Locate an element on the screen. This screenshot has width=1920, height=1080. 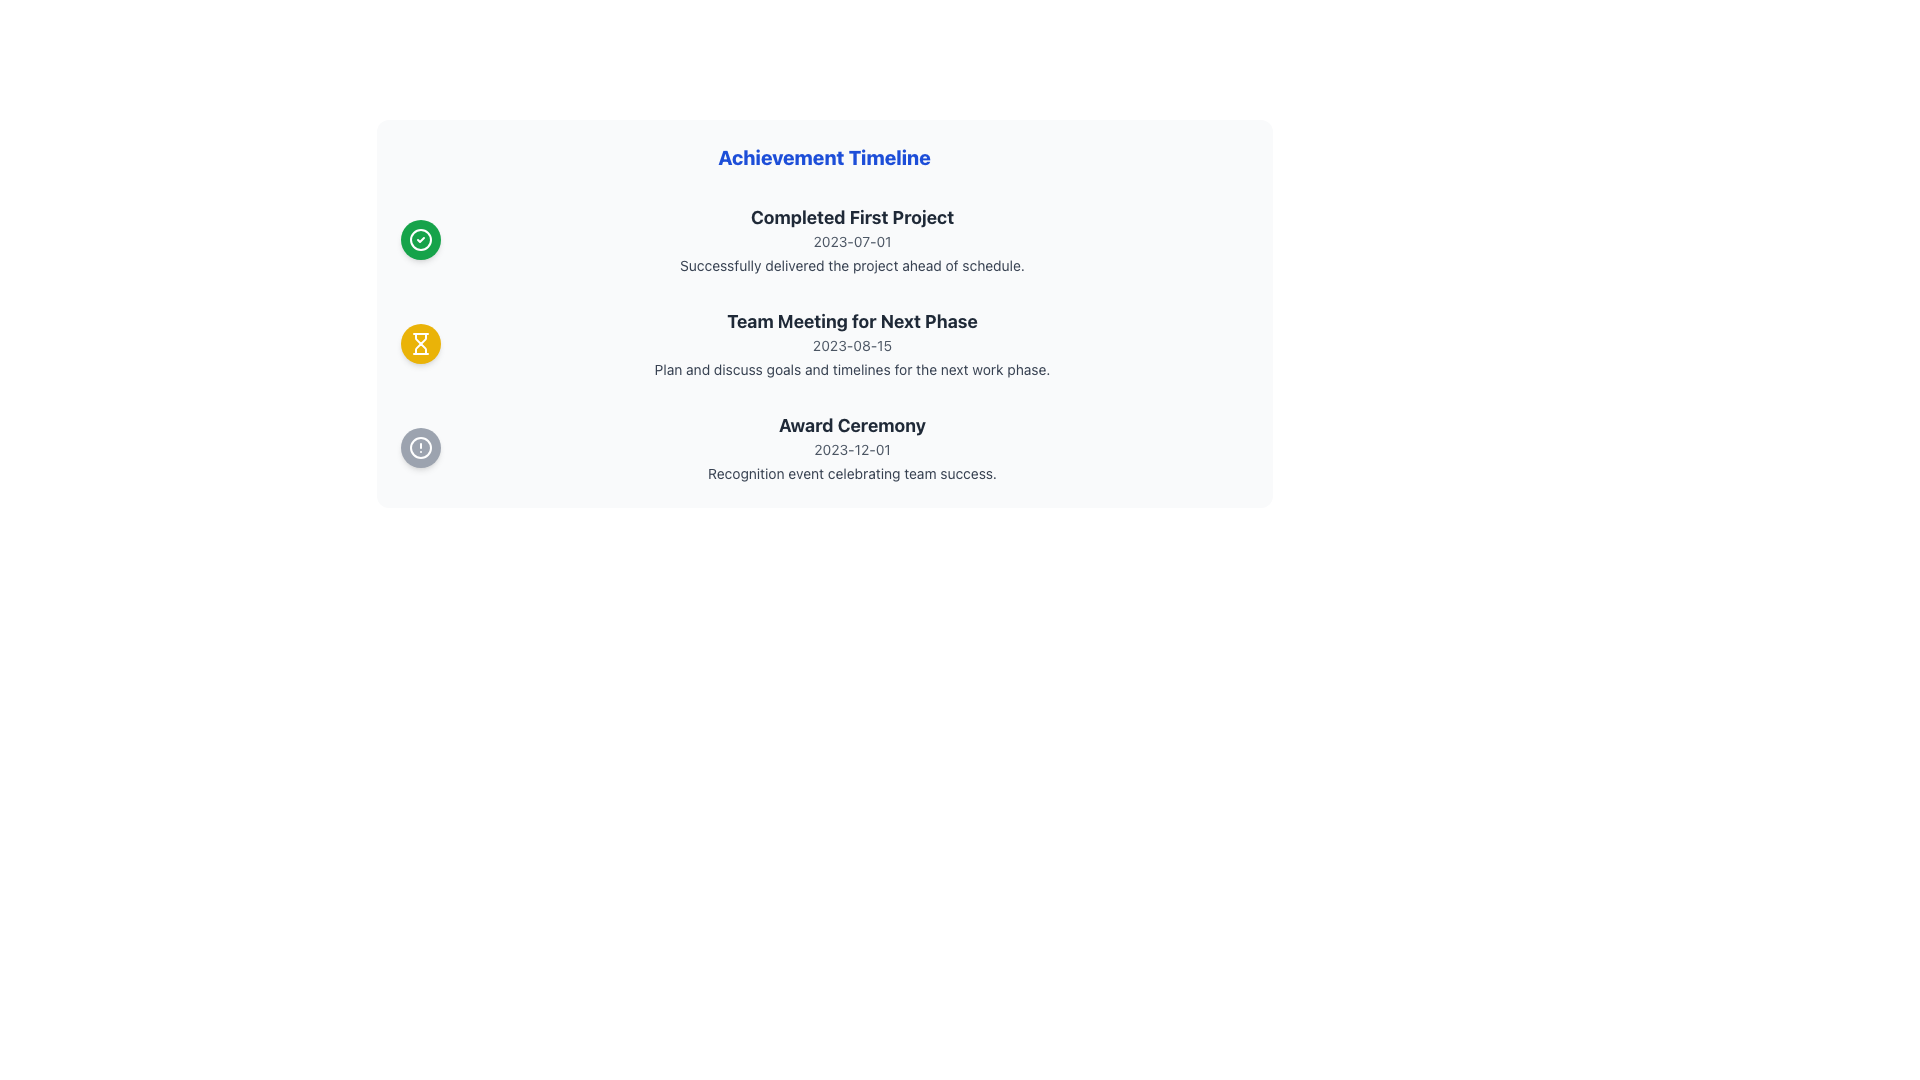
the circular alert icon located adjacent to the 'Award Ceremony' label in the timeline, which indicates a warning or alert is located at coordinates (419, 446).